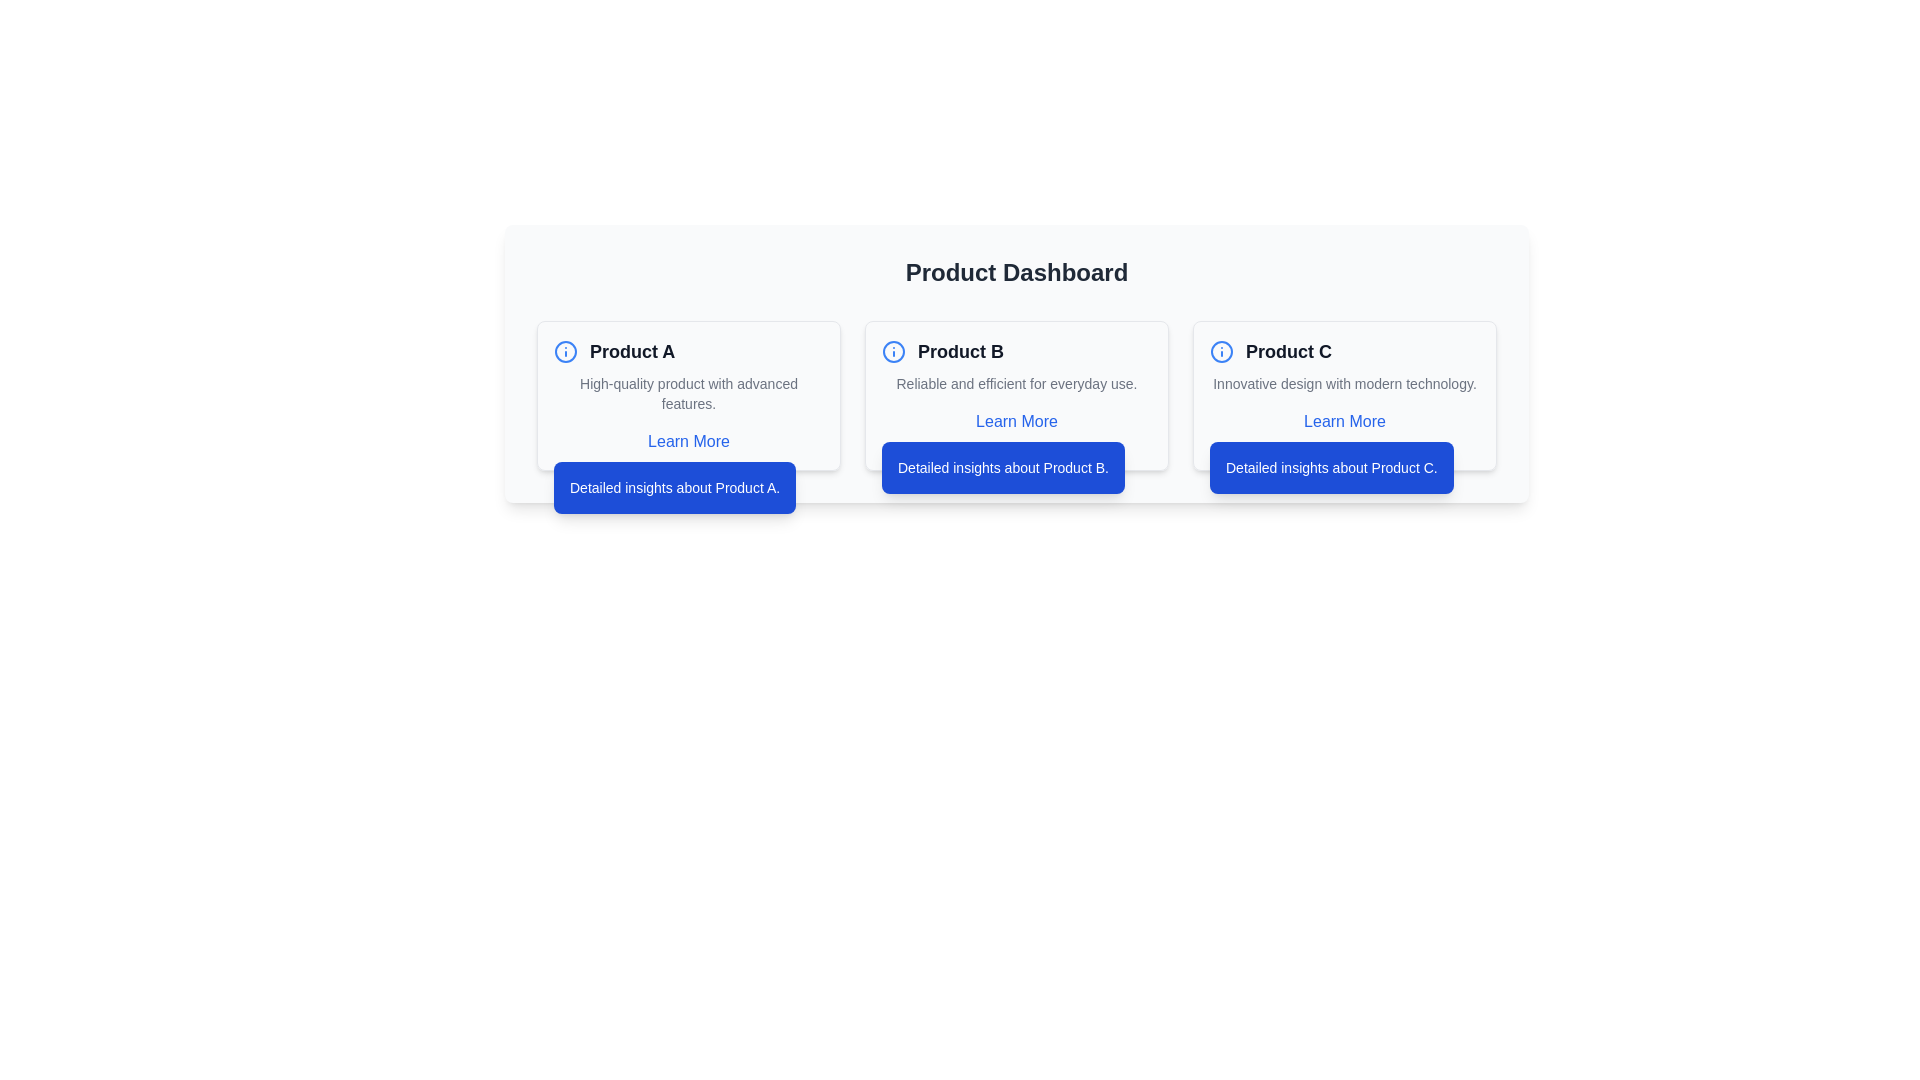 Image resolution: width=1920 pixels, height=1080 pixels. I want to click on the Text Label that identifies the card's content as relating to 'Product A', located in the top-left section of the card, to the right of a blue information symbol, so click(631, 350).